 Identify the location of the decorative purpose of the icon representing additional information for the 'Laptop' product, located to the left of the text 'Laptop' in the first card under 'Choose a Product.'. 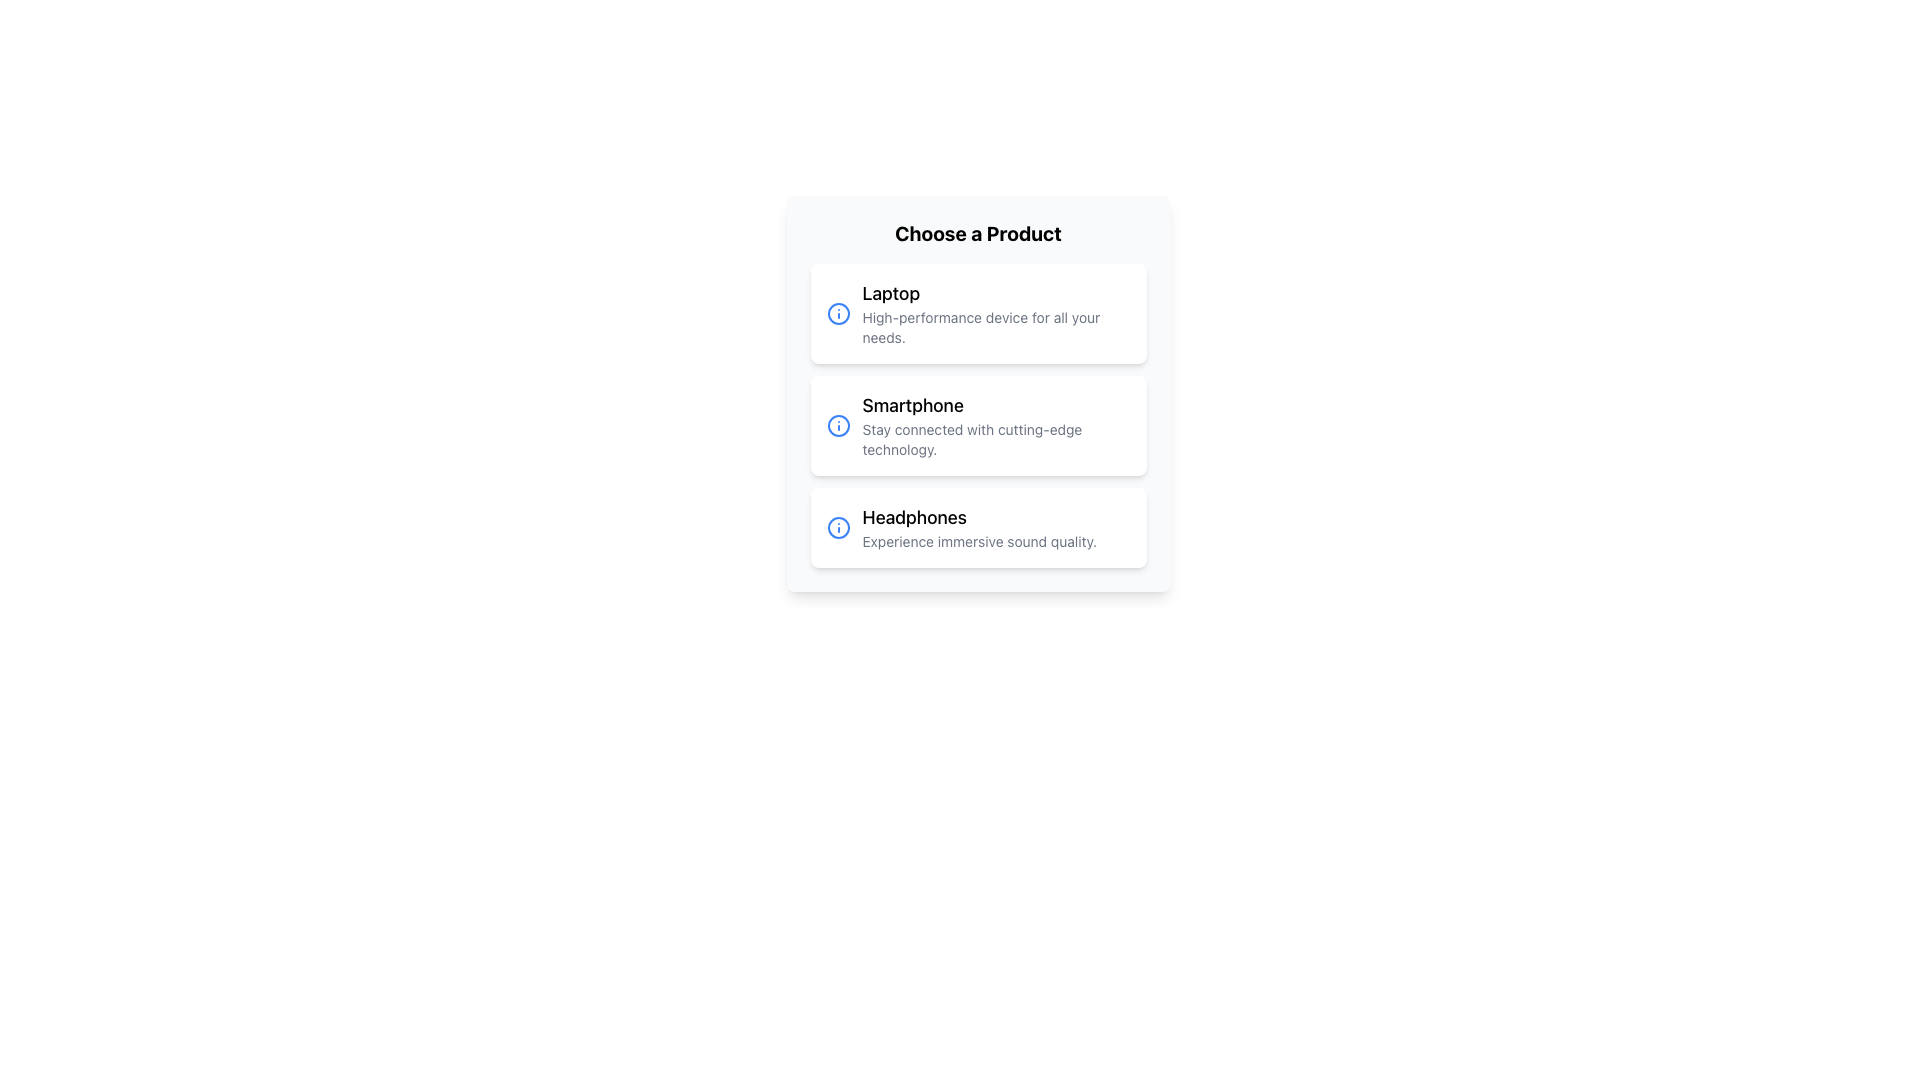
(838, 313).